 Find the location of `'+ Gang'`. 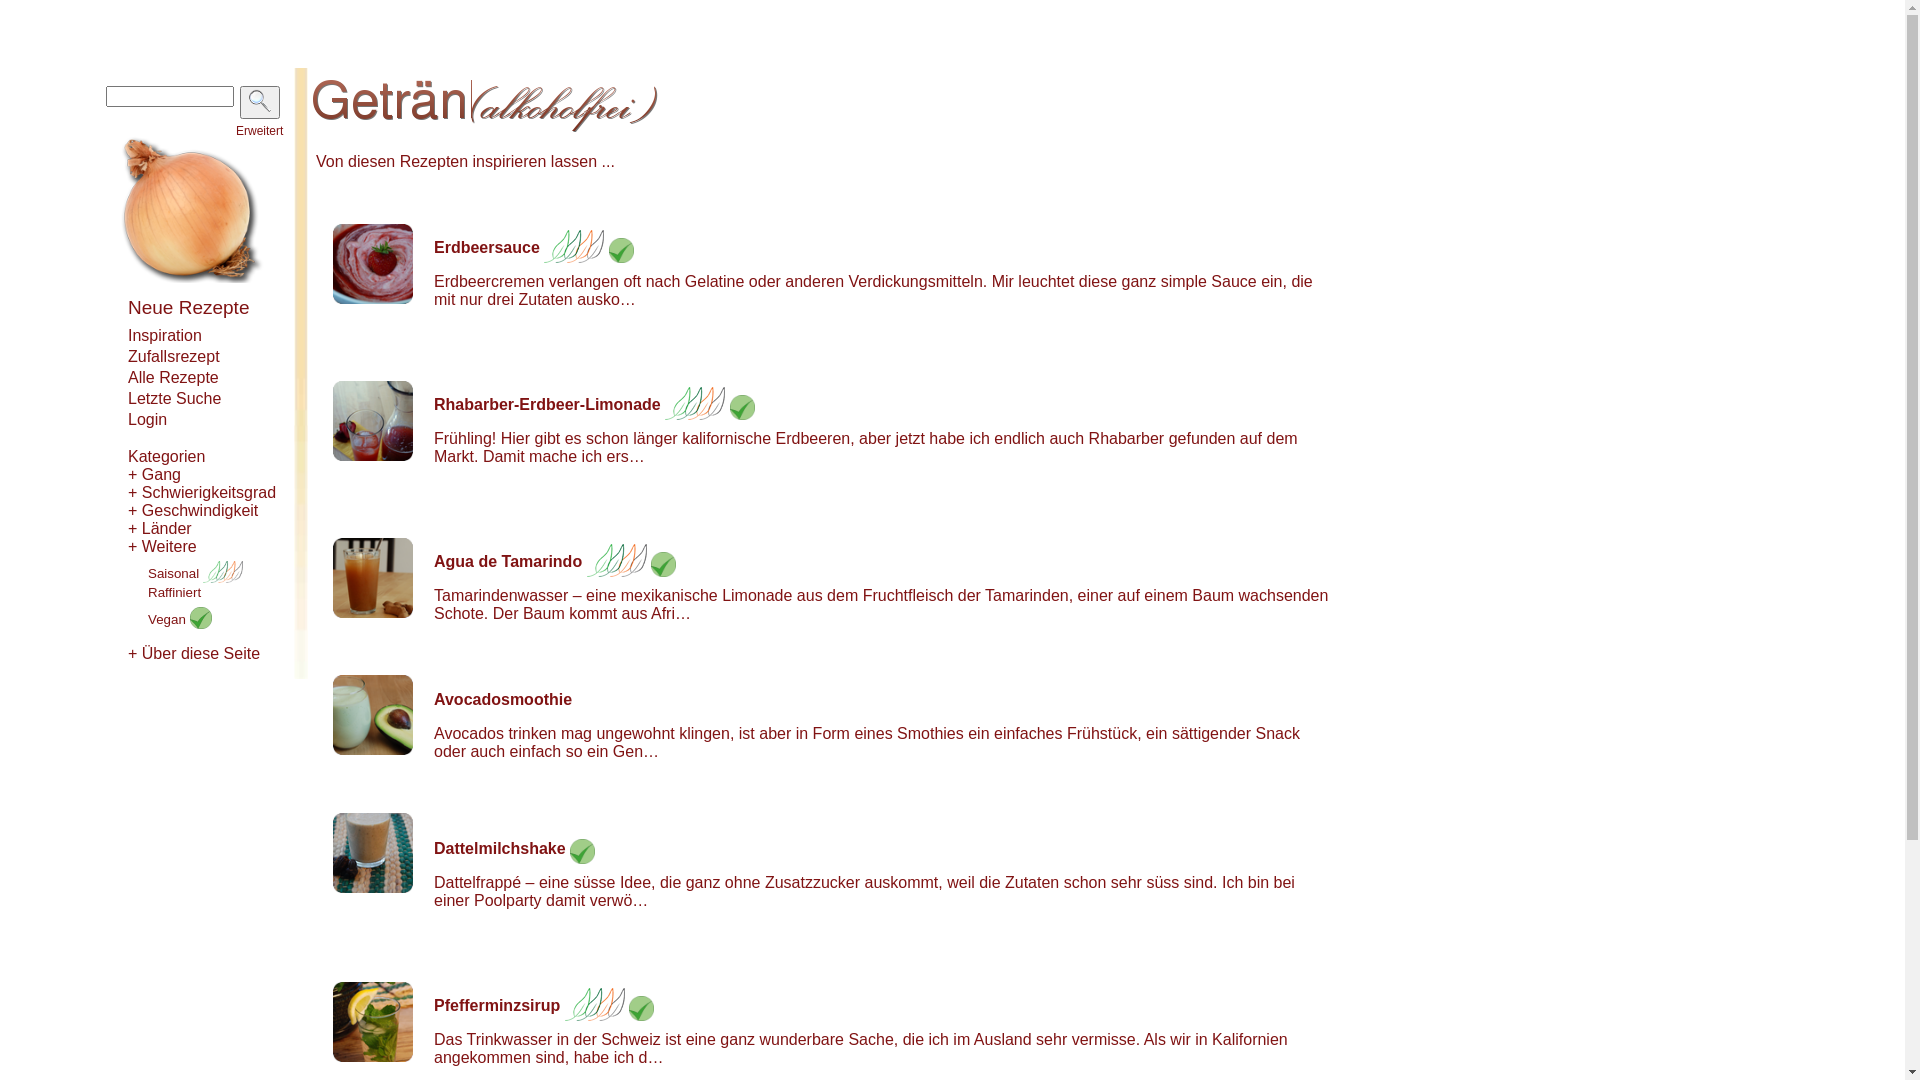

'+ Gang' is located at coordinates (153, 474).